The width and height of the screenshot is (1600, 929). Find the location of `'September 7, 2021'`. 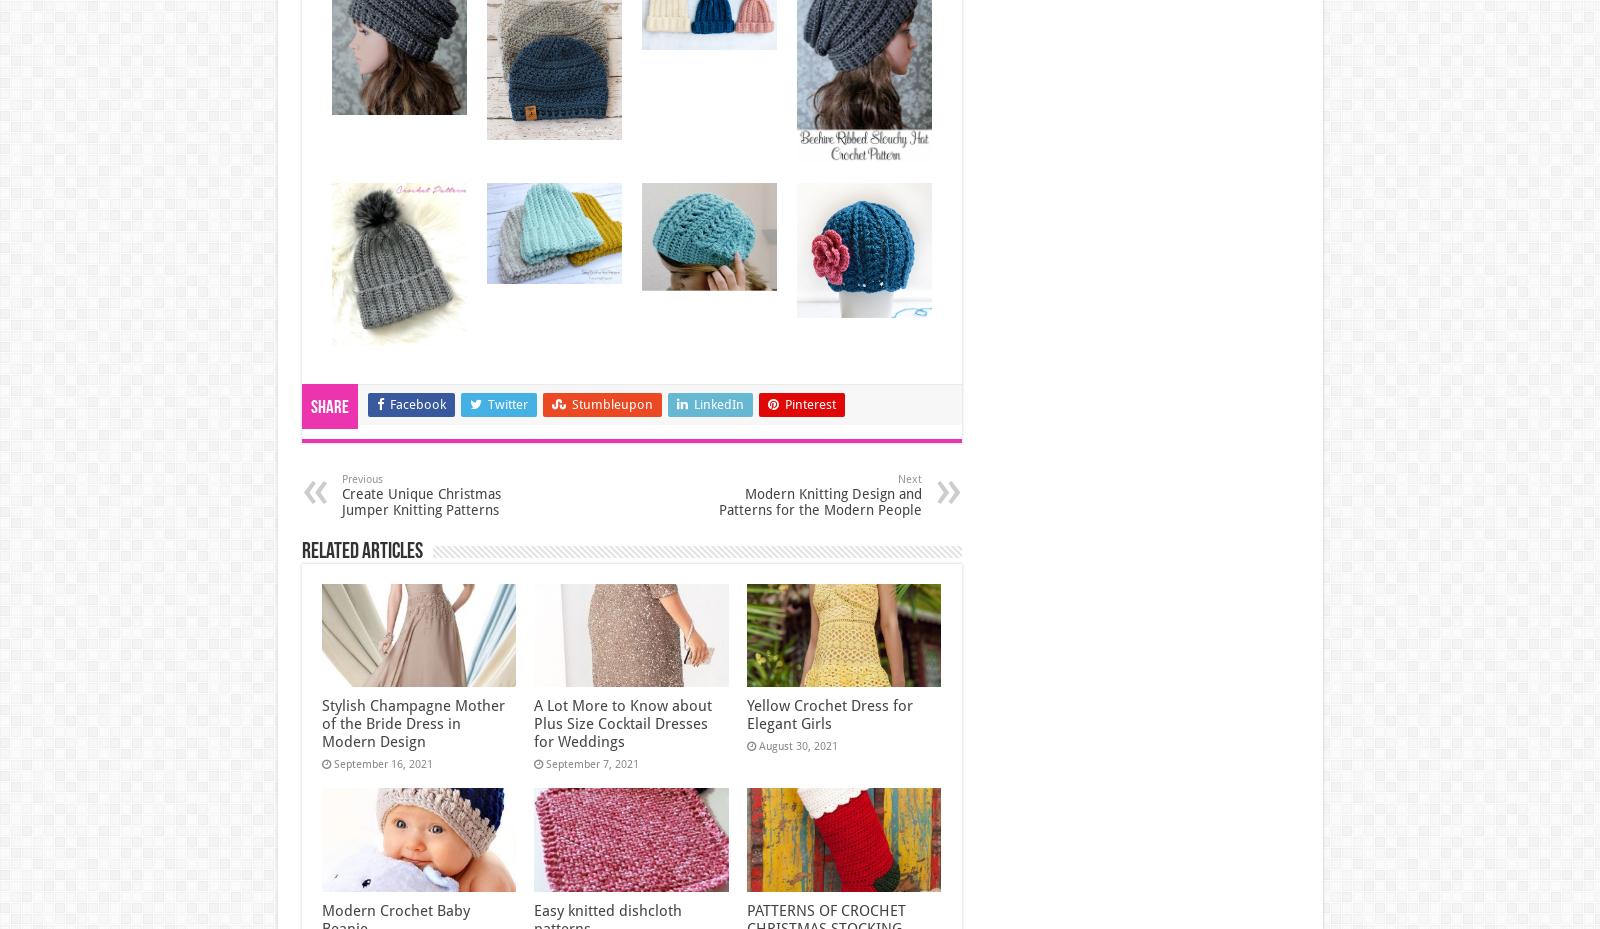

'September 7, 2021' is located at coordinates (544, 763).